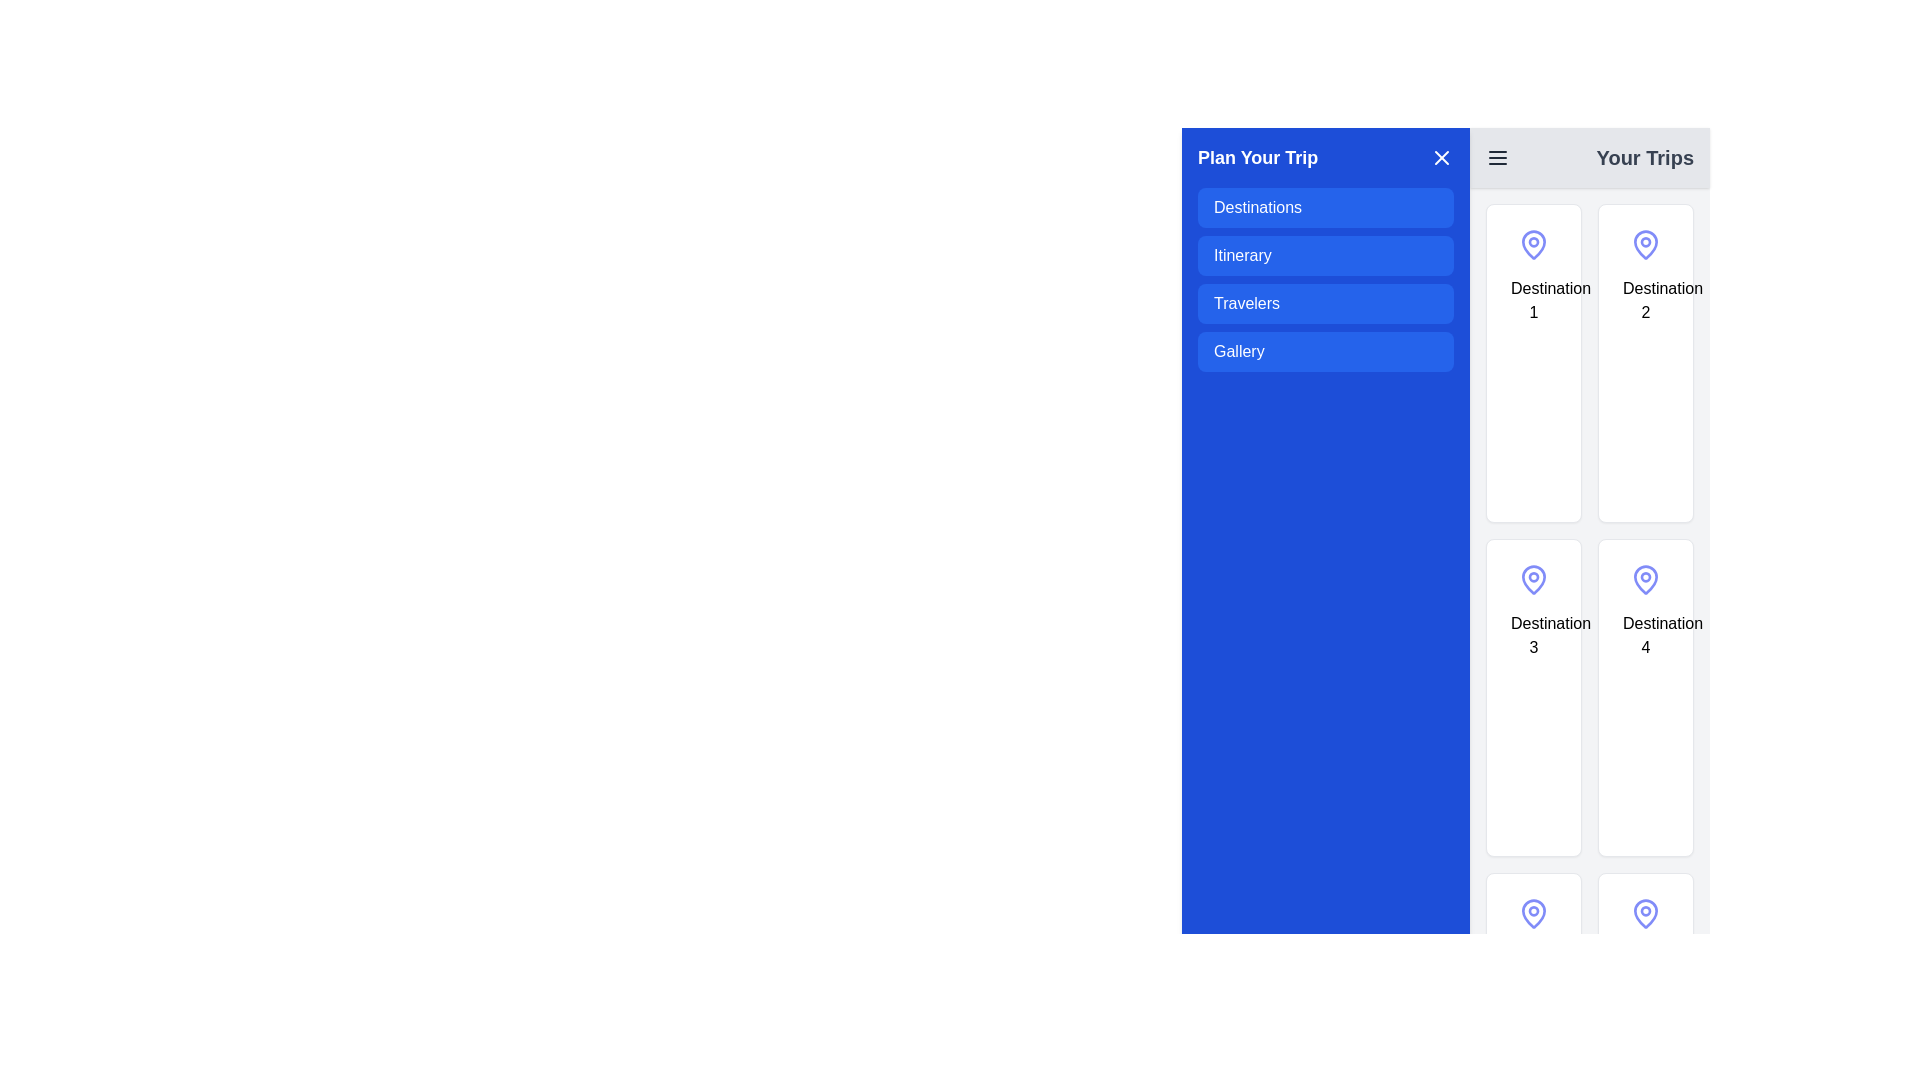 This screenshot has height=1080, width=1920. What do you see at coordinates (1533, 300) in the screenshot?
I see `the label element that indicates the name or identifier of the section or card within the interface for accessibility interactions` at bounding box center [1533, 300].